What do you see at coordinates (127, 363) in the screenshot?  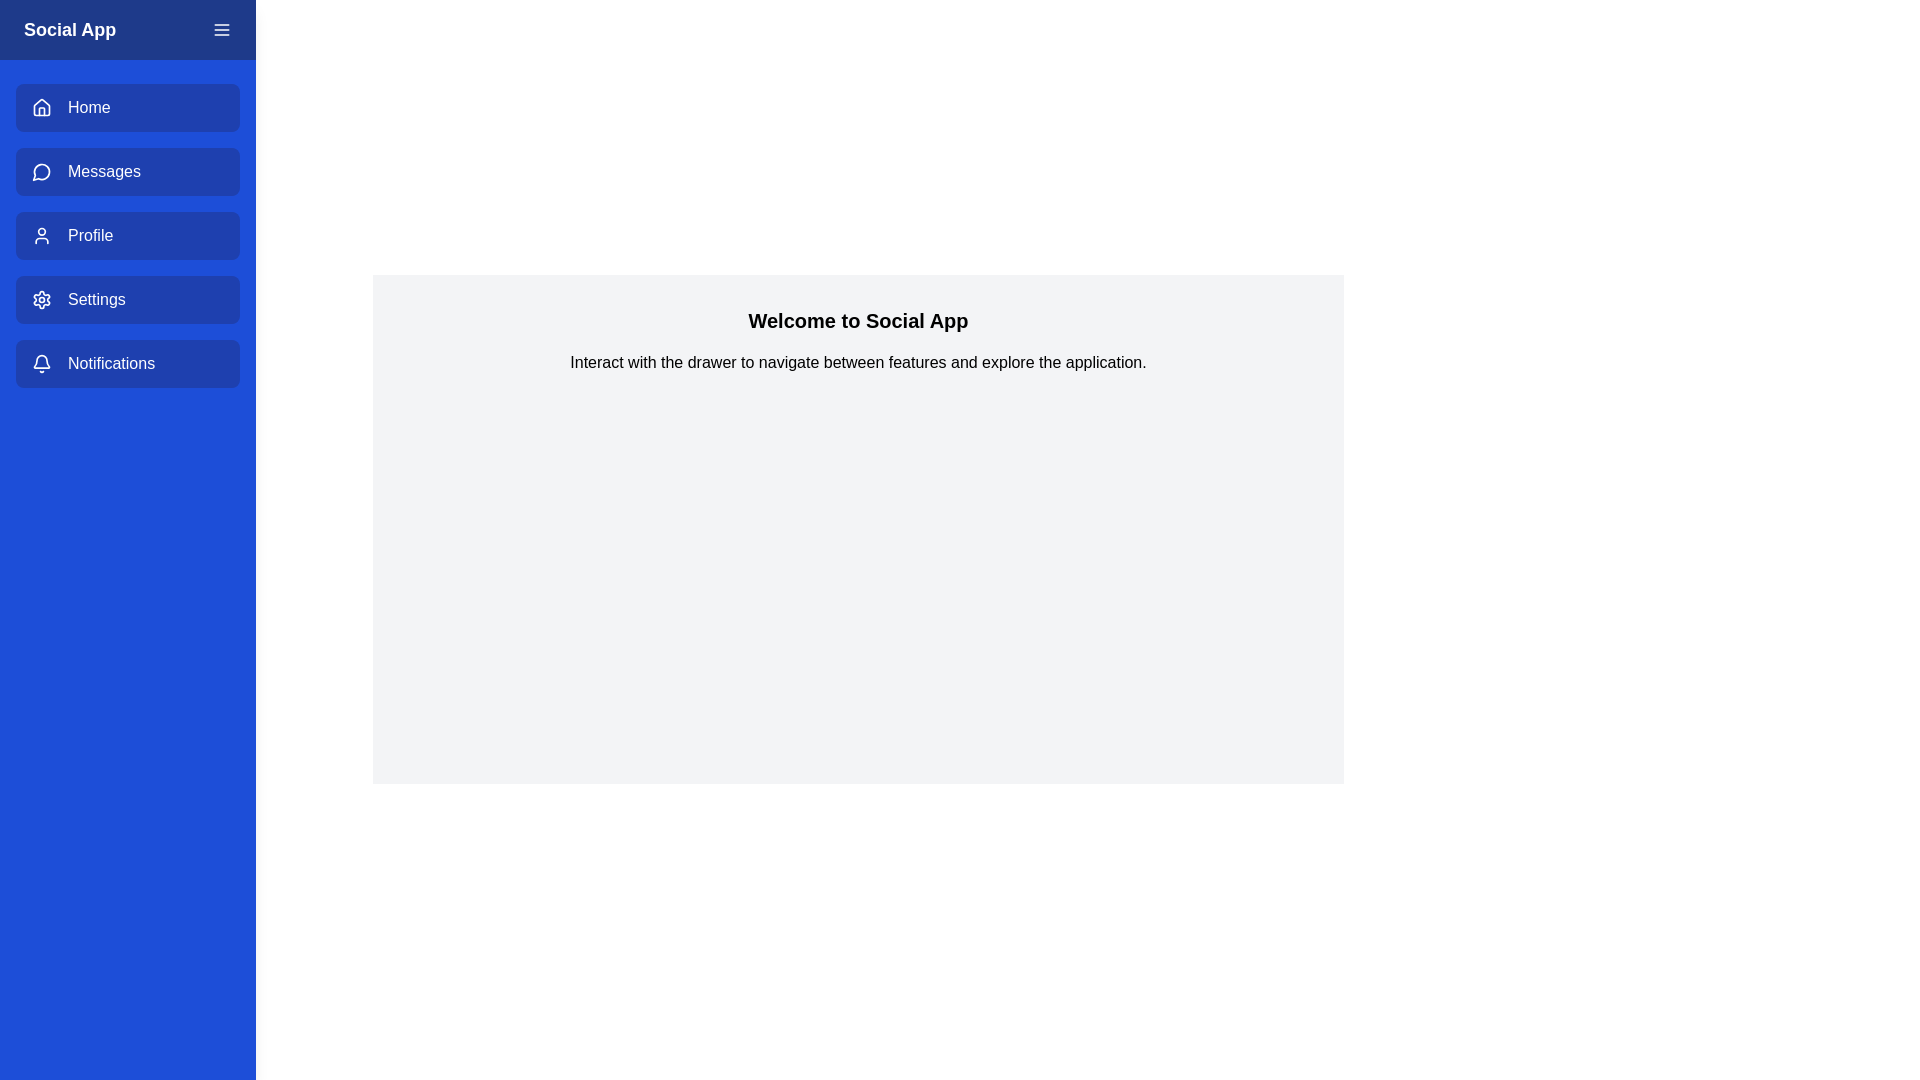 I see `the menu item Notifications to navigate to the respective section` at bounding box center [127, 363].